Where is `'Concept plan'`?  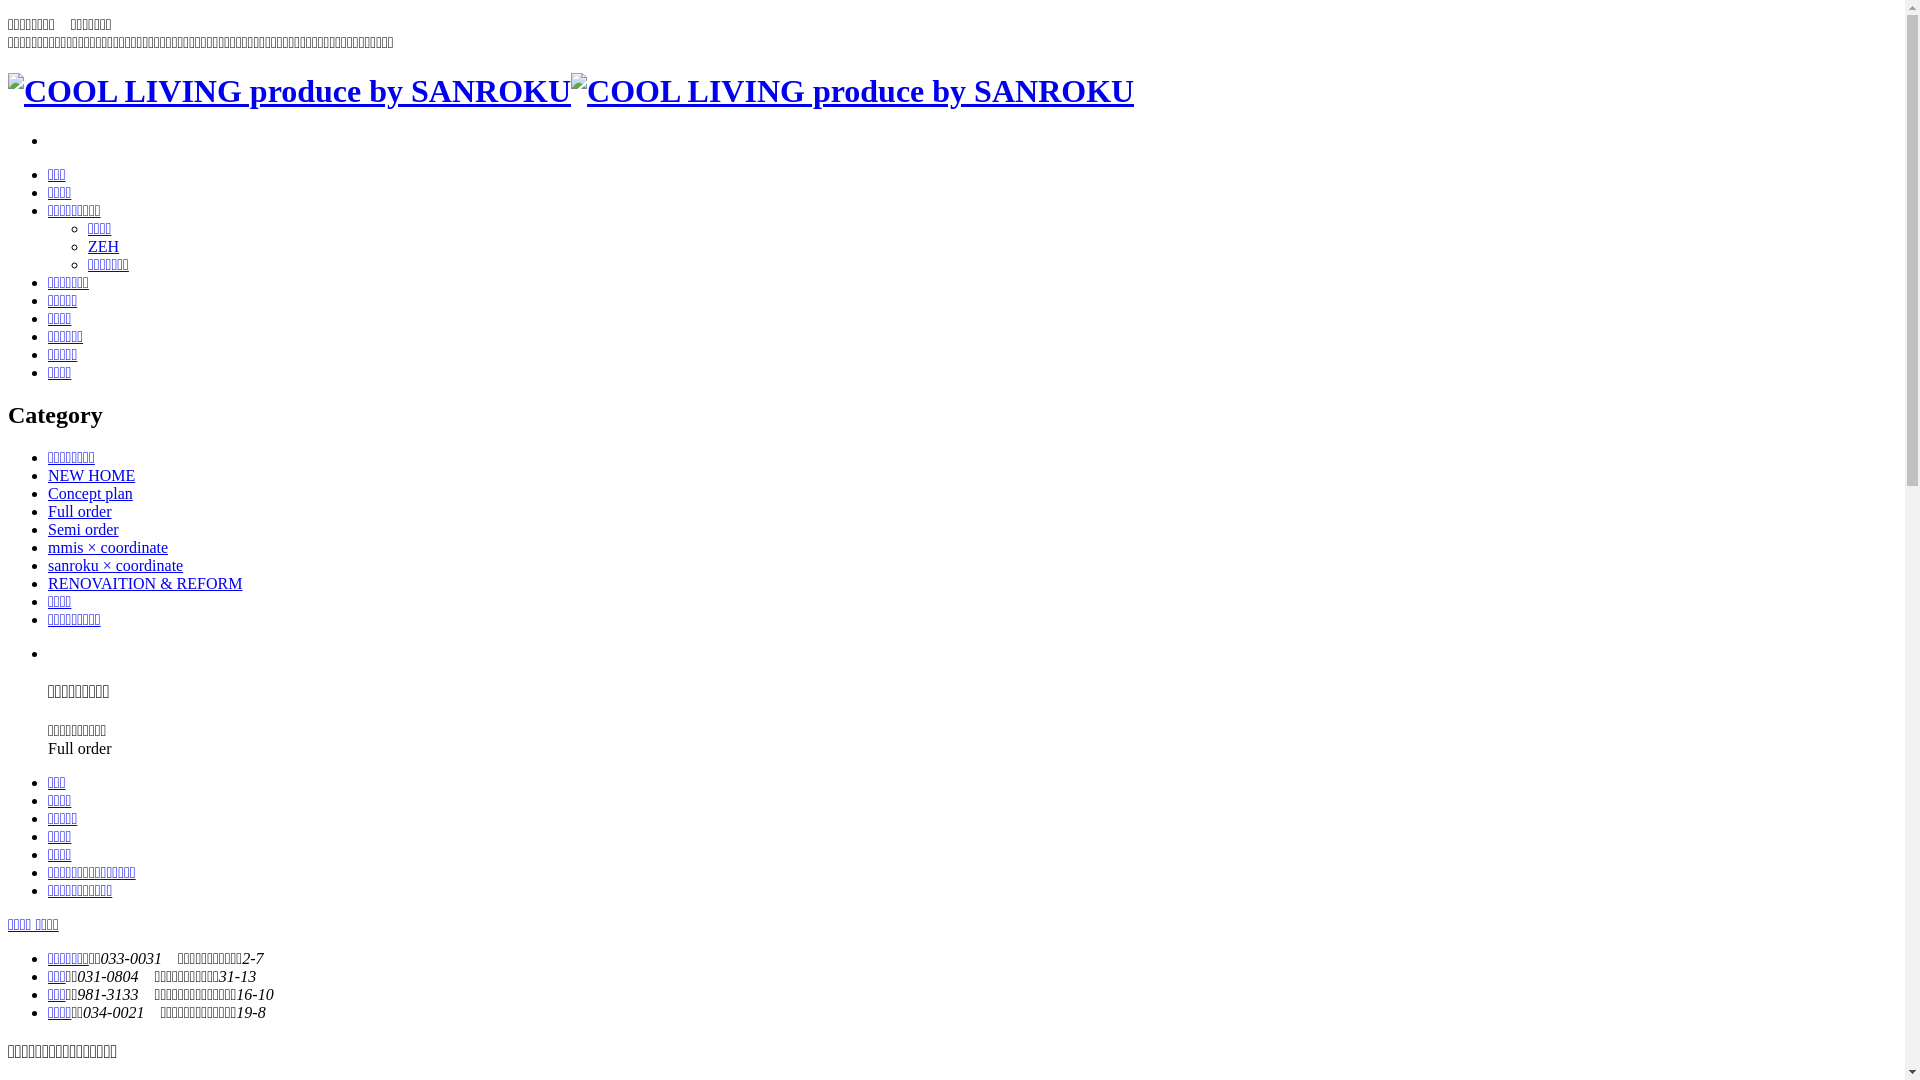 'Concept plan' is located at coordinates (48, 493).